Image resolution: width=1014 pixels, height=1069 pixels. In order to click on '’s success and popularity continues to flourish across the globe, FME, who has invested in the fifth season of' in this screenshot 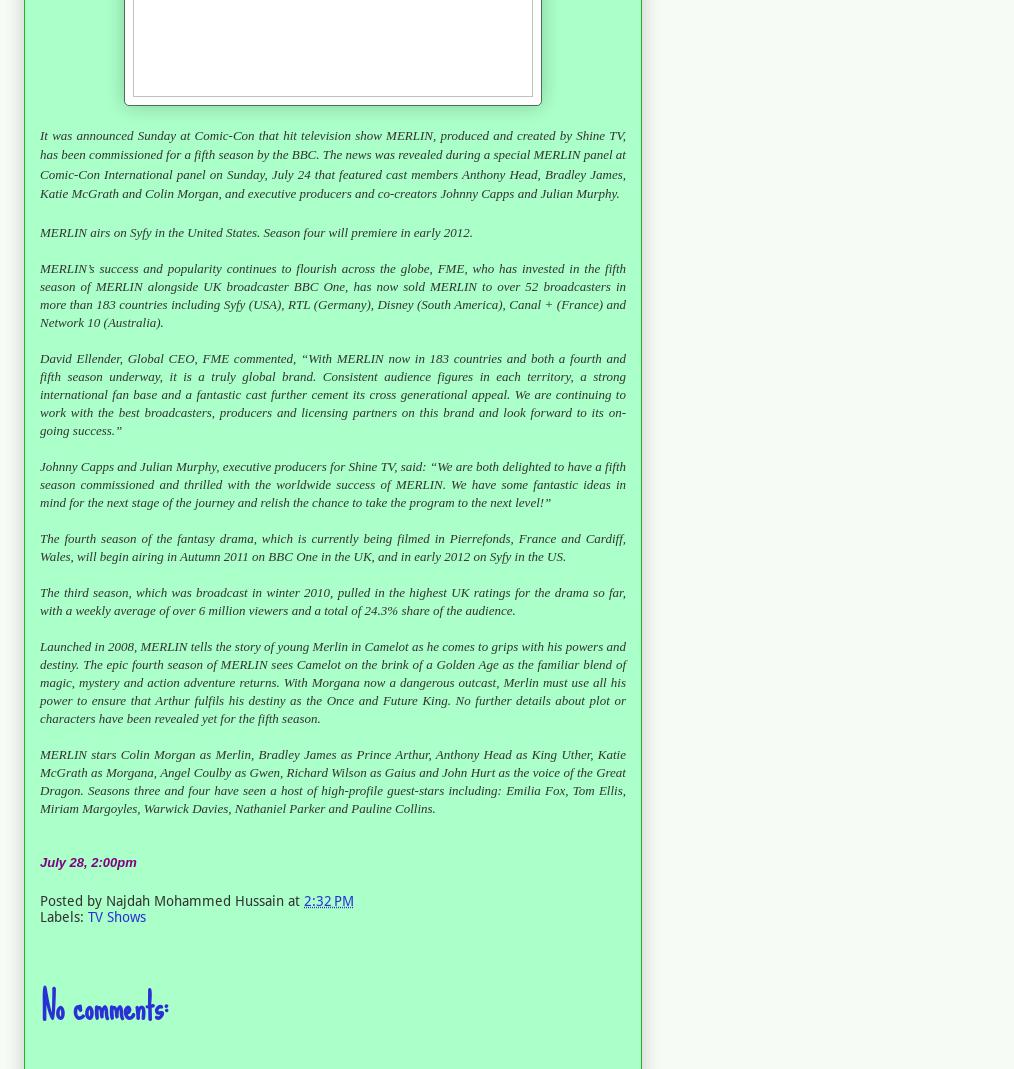, I will do `click(332, 275)`.